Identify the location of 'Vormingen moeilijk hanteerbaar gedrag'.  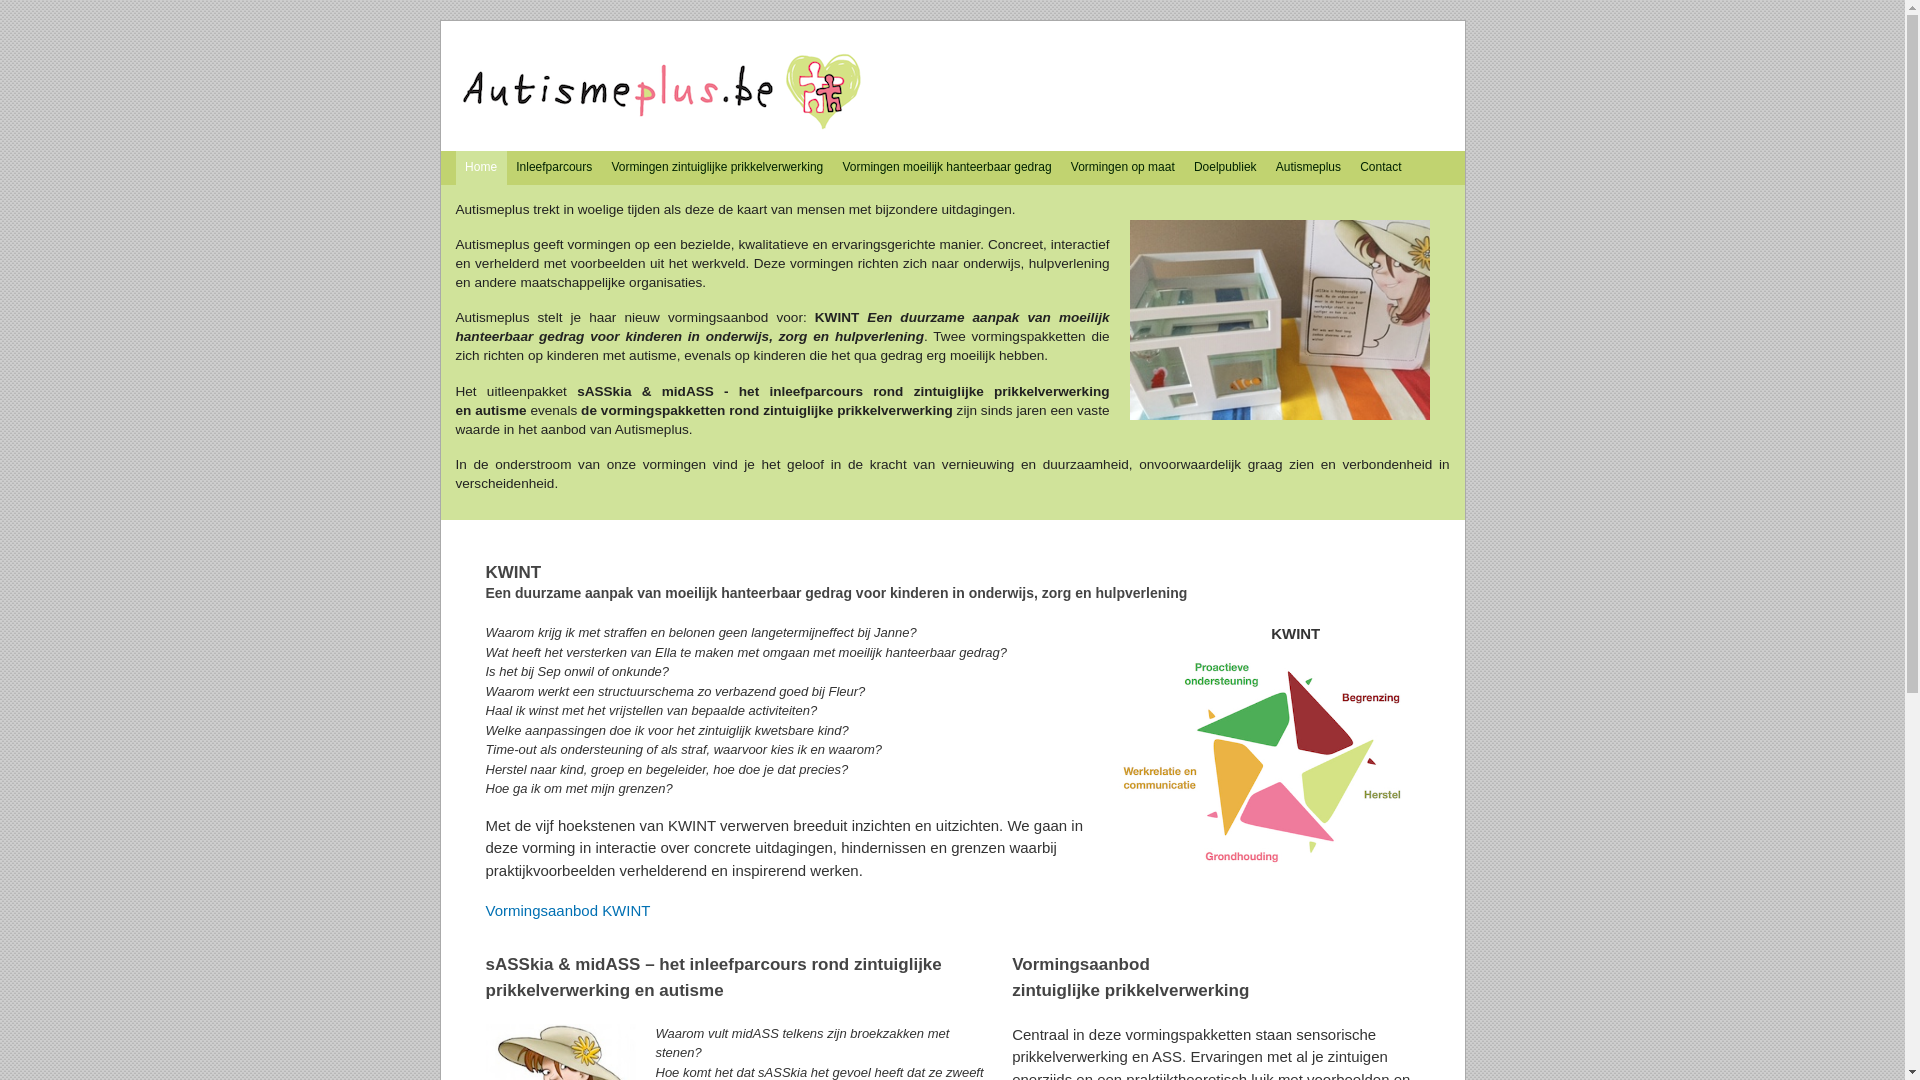
(945, 167).